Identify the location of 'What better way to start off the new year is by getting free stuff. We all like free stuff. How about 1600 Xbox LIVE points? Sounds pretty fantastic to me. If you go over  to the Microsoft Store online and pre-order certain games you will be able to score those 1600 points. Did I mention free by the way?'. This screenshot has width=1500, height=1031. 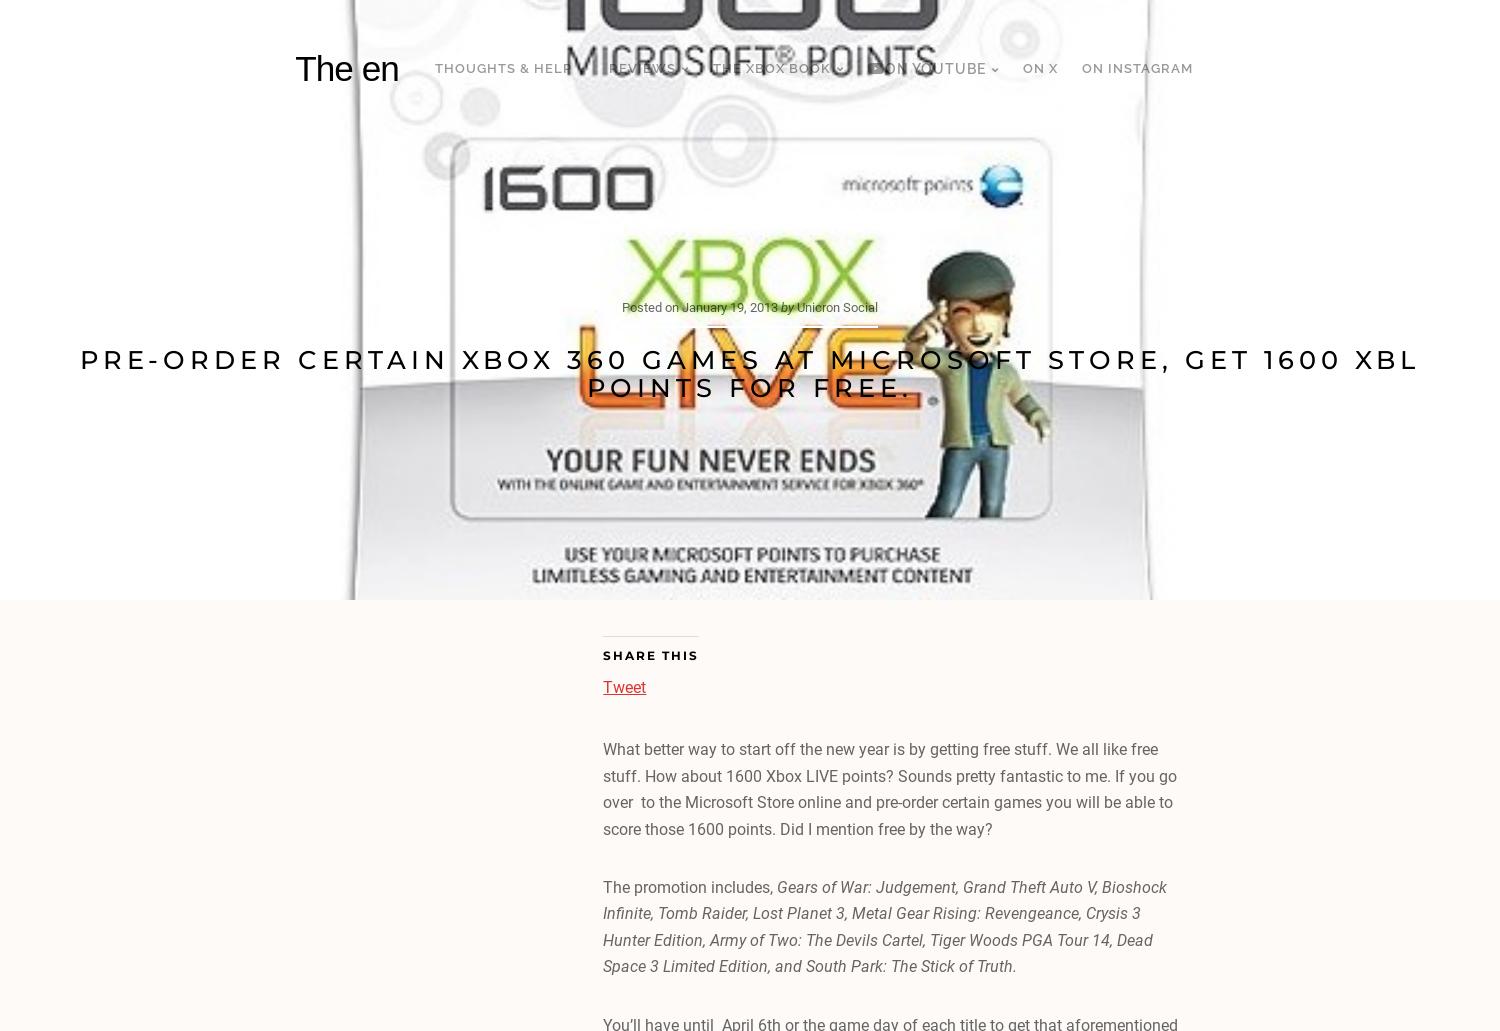
(889, 788).